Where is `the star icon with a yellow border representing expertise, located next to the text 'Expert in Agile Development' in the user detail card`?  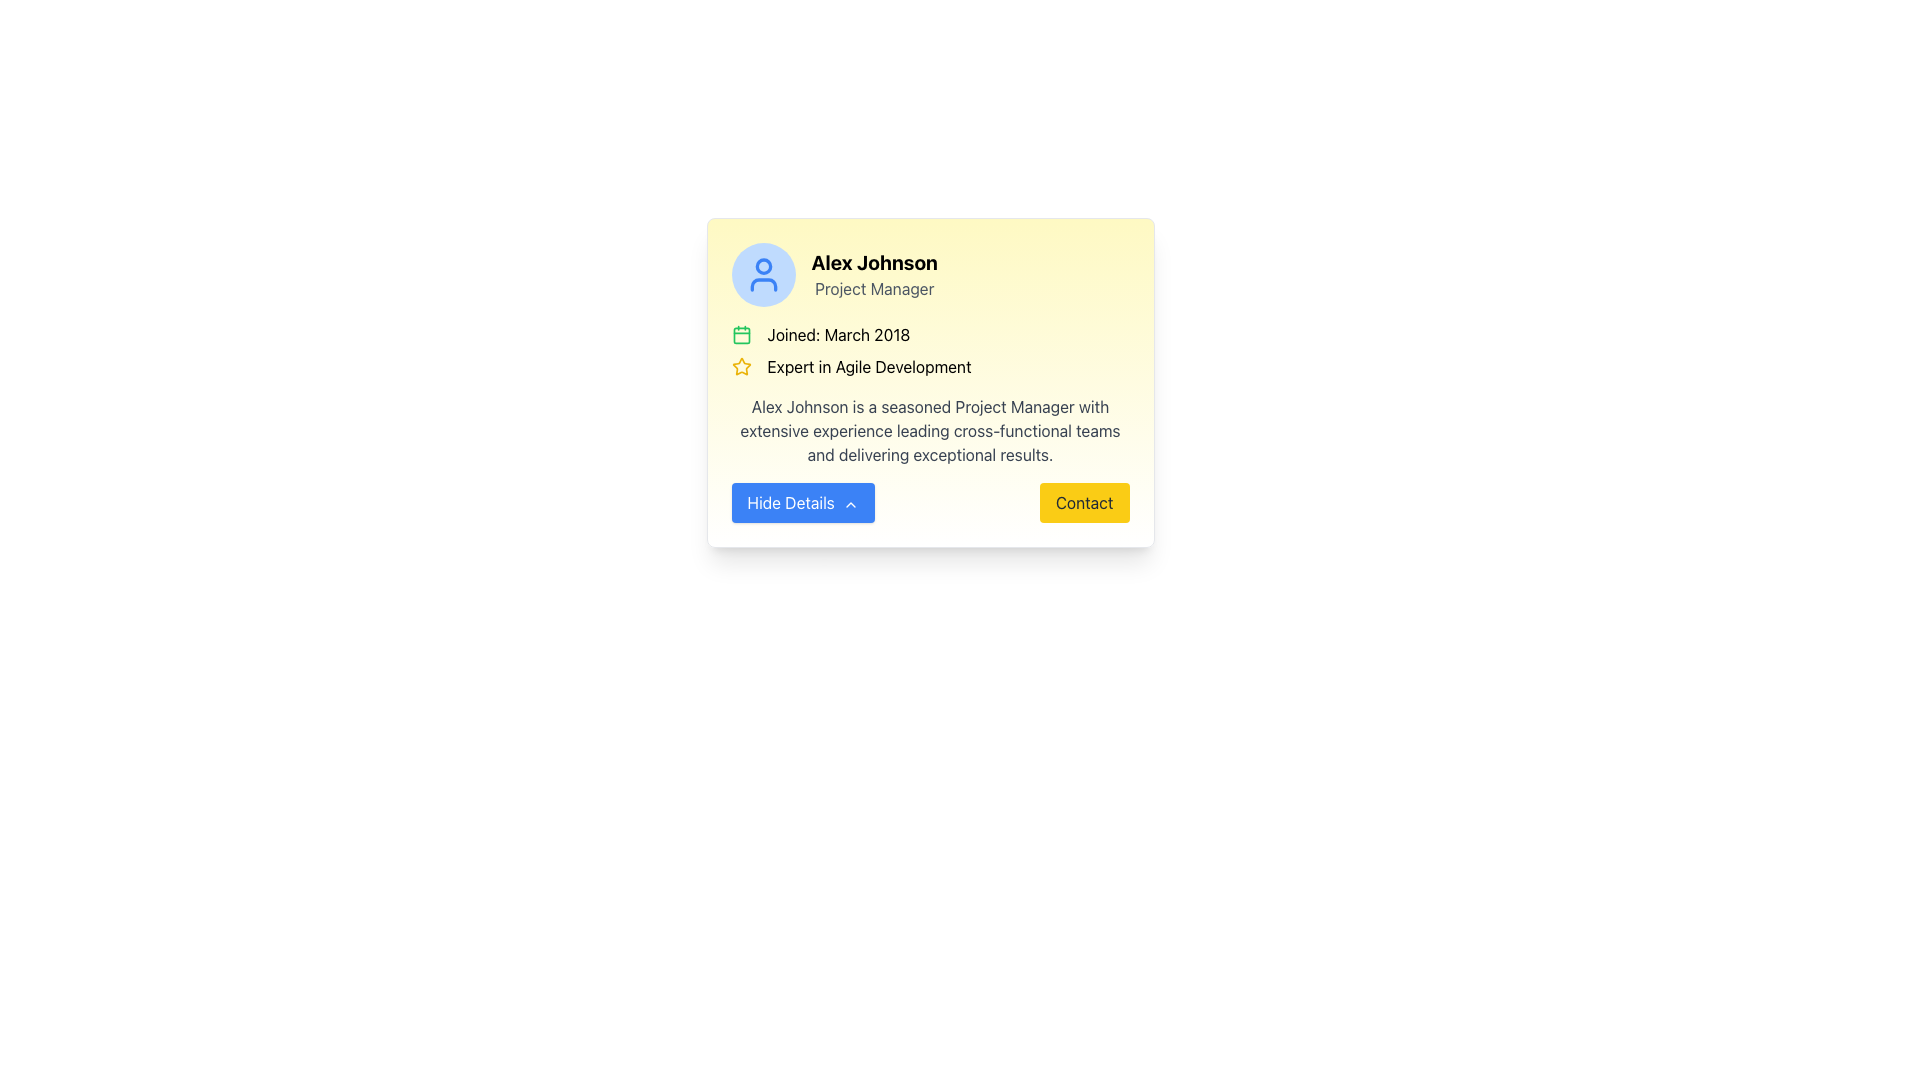 the star icon with a yellow border representing expertise, located next to the text 'Expert in Agile Development' in the user detail card is located at coordinates (740, 366).